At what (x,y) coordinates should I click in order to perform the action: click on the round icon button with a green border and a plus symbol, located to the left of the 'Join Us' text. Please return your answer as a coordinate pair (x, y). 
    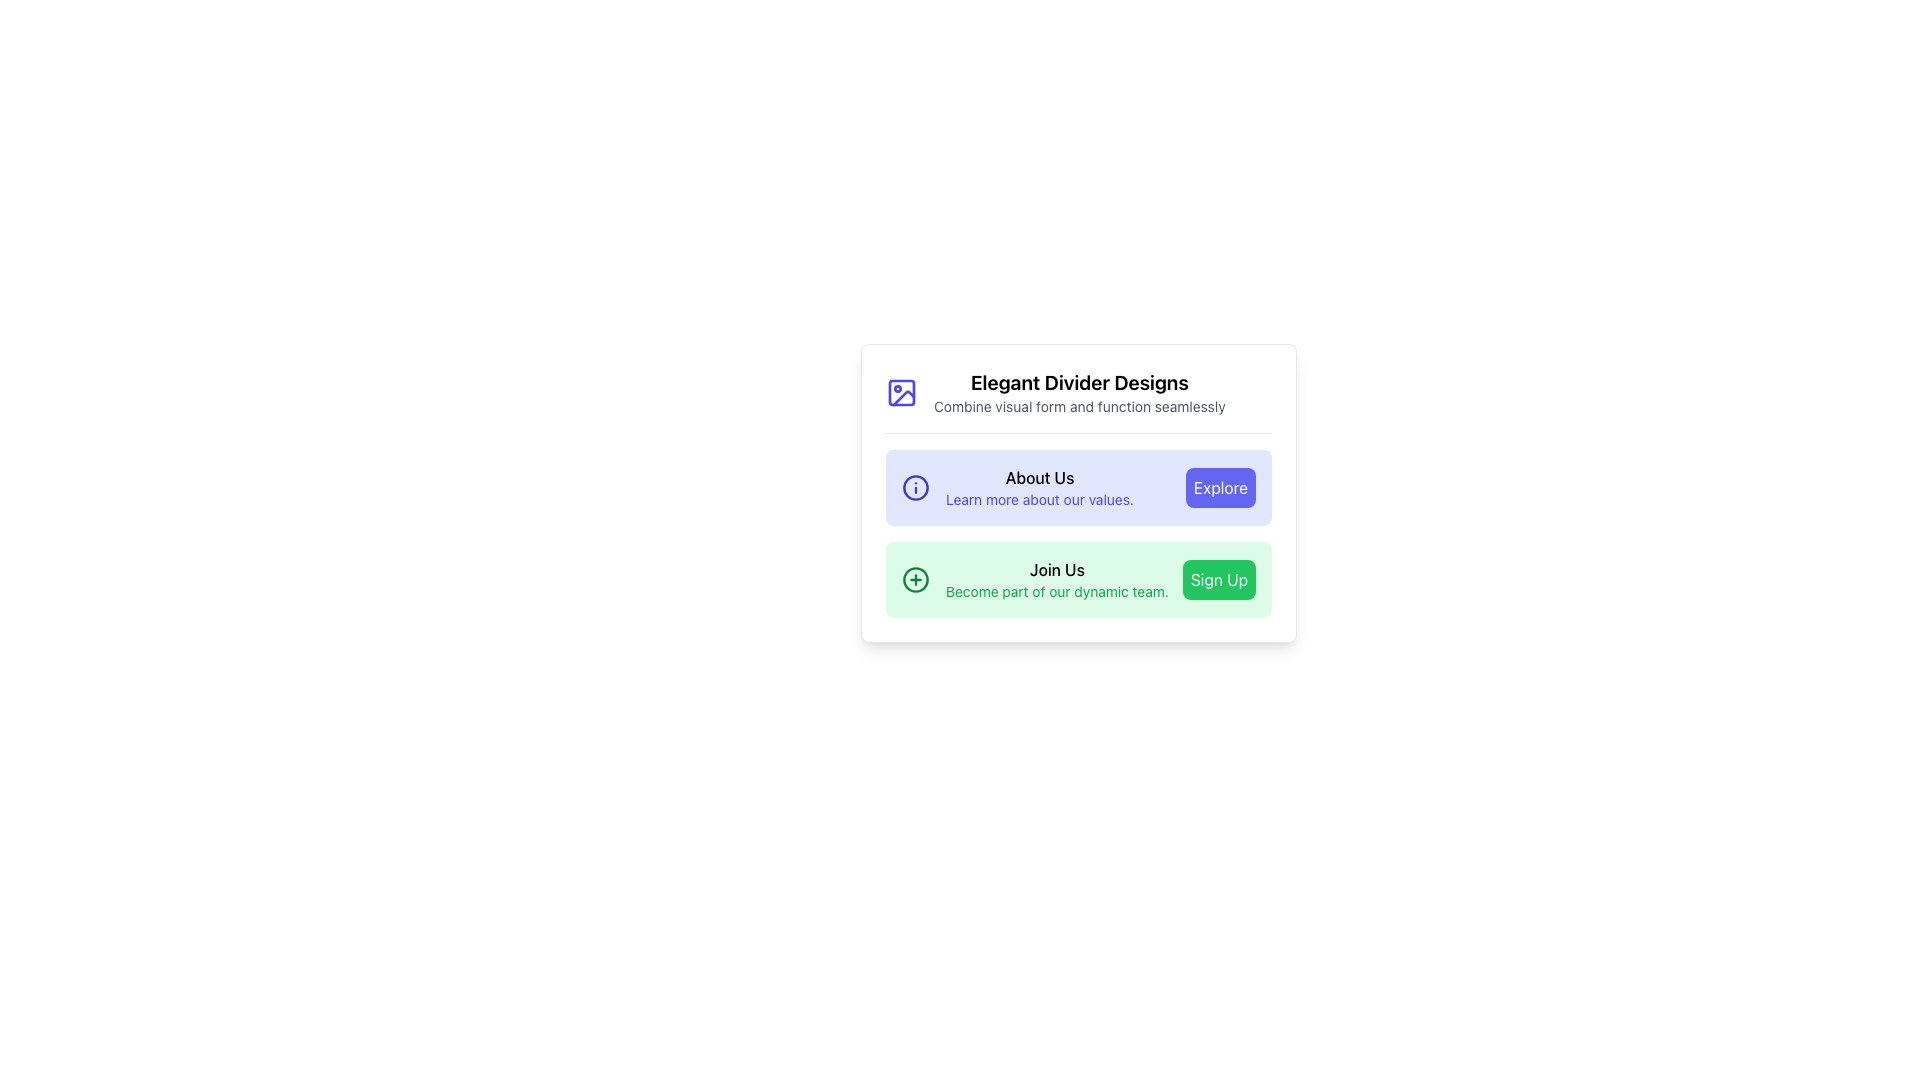
    Looking at the image, I should click on (915, 579).